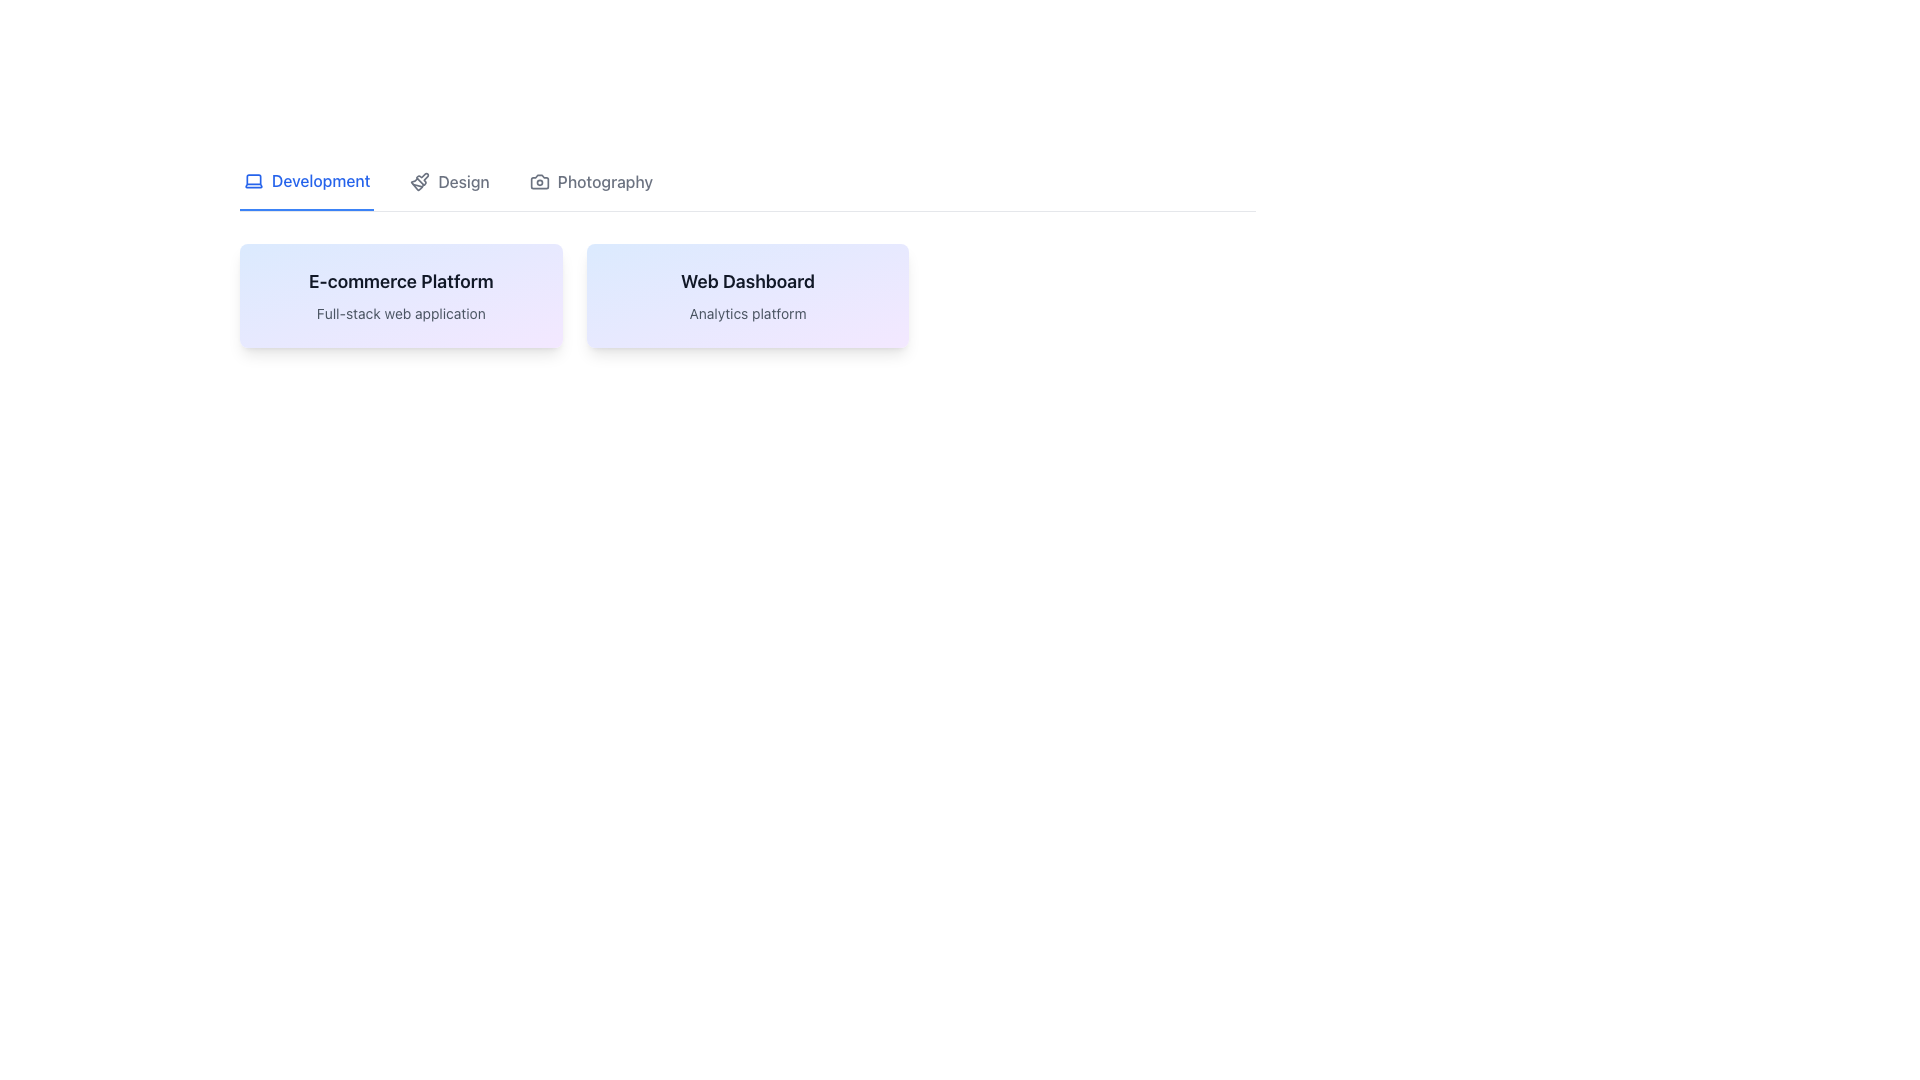 Image resolution: width=1920 pixels, height=1080 pixels. Describe the element at coordinates (253, 181) in the screenshot. I see `the icon representing the 'Development' label, which is positioned to the left of the text 'Development' within its tab` at that location.